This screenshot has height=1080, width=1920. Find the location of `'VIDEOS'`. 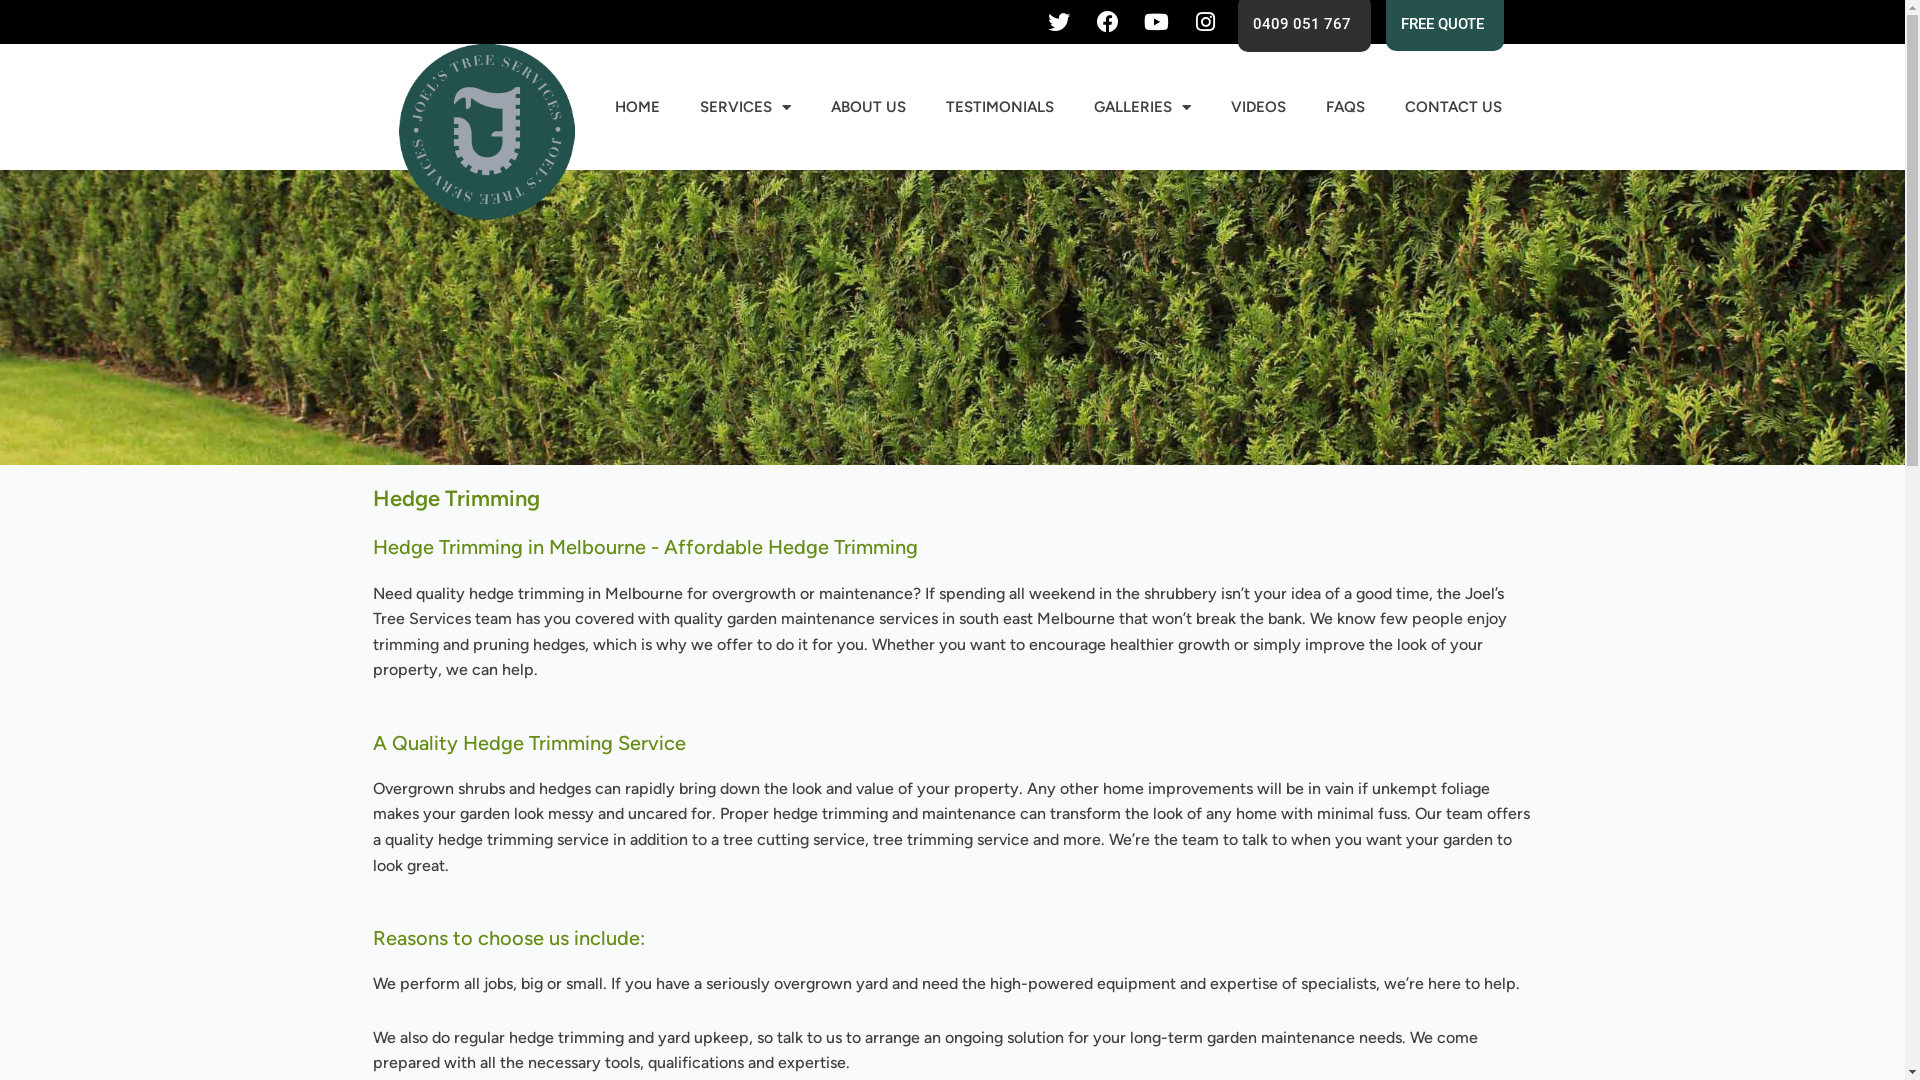

'VIDEOS' is located at coordinates (1257, 107).